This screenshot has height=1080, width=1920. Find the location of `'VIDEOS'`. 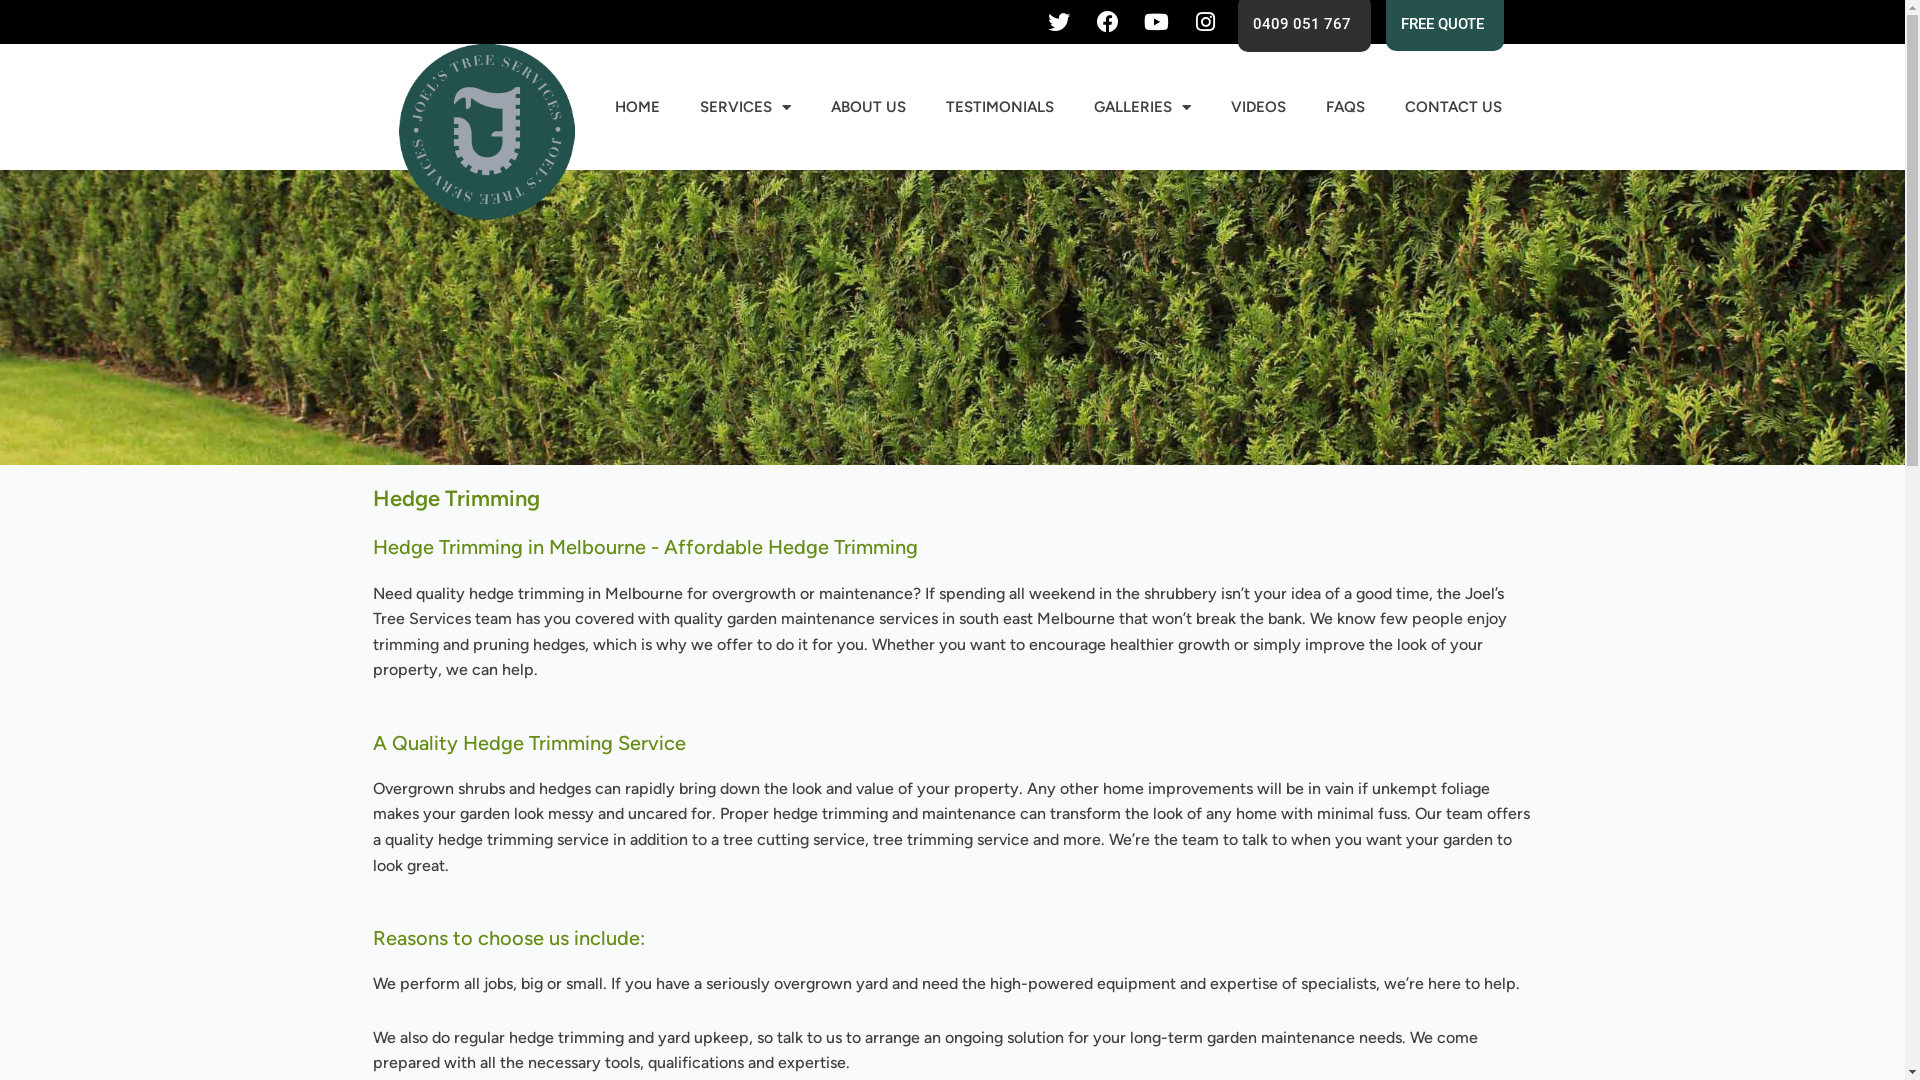

'VIDEOS' is located at coordinates (1257, 107).